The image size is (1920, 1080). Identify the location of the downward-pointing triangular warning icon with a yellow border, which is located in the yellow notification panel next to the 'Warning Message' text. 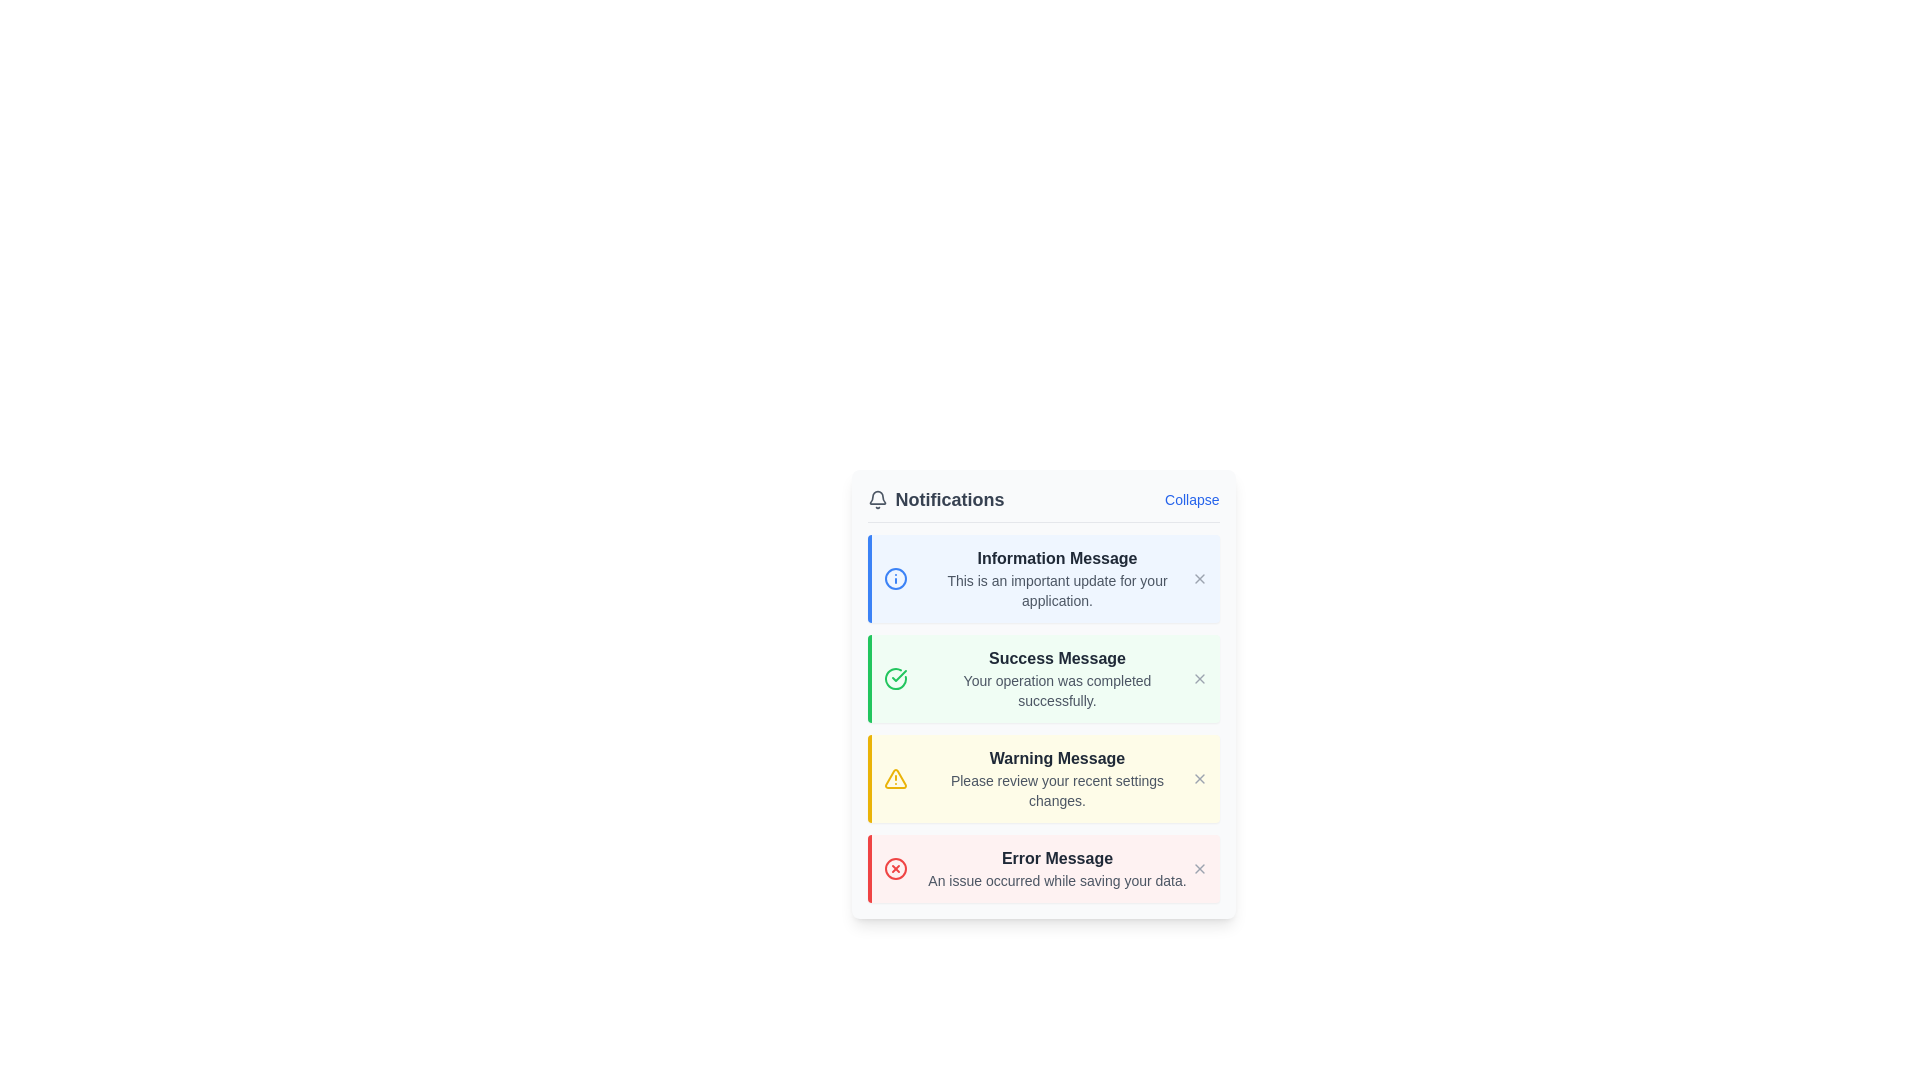
(894, 778).